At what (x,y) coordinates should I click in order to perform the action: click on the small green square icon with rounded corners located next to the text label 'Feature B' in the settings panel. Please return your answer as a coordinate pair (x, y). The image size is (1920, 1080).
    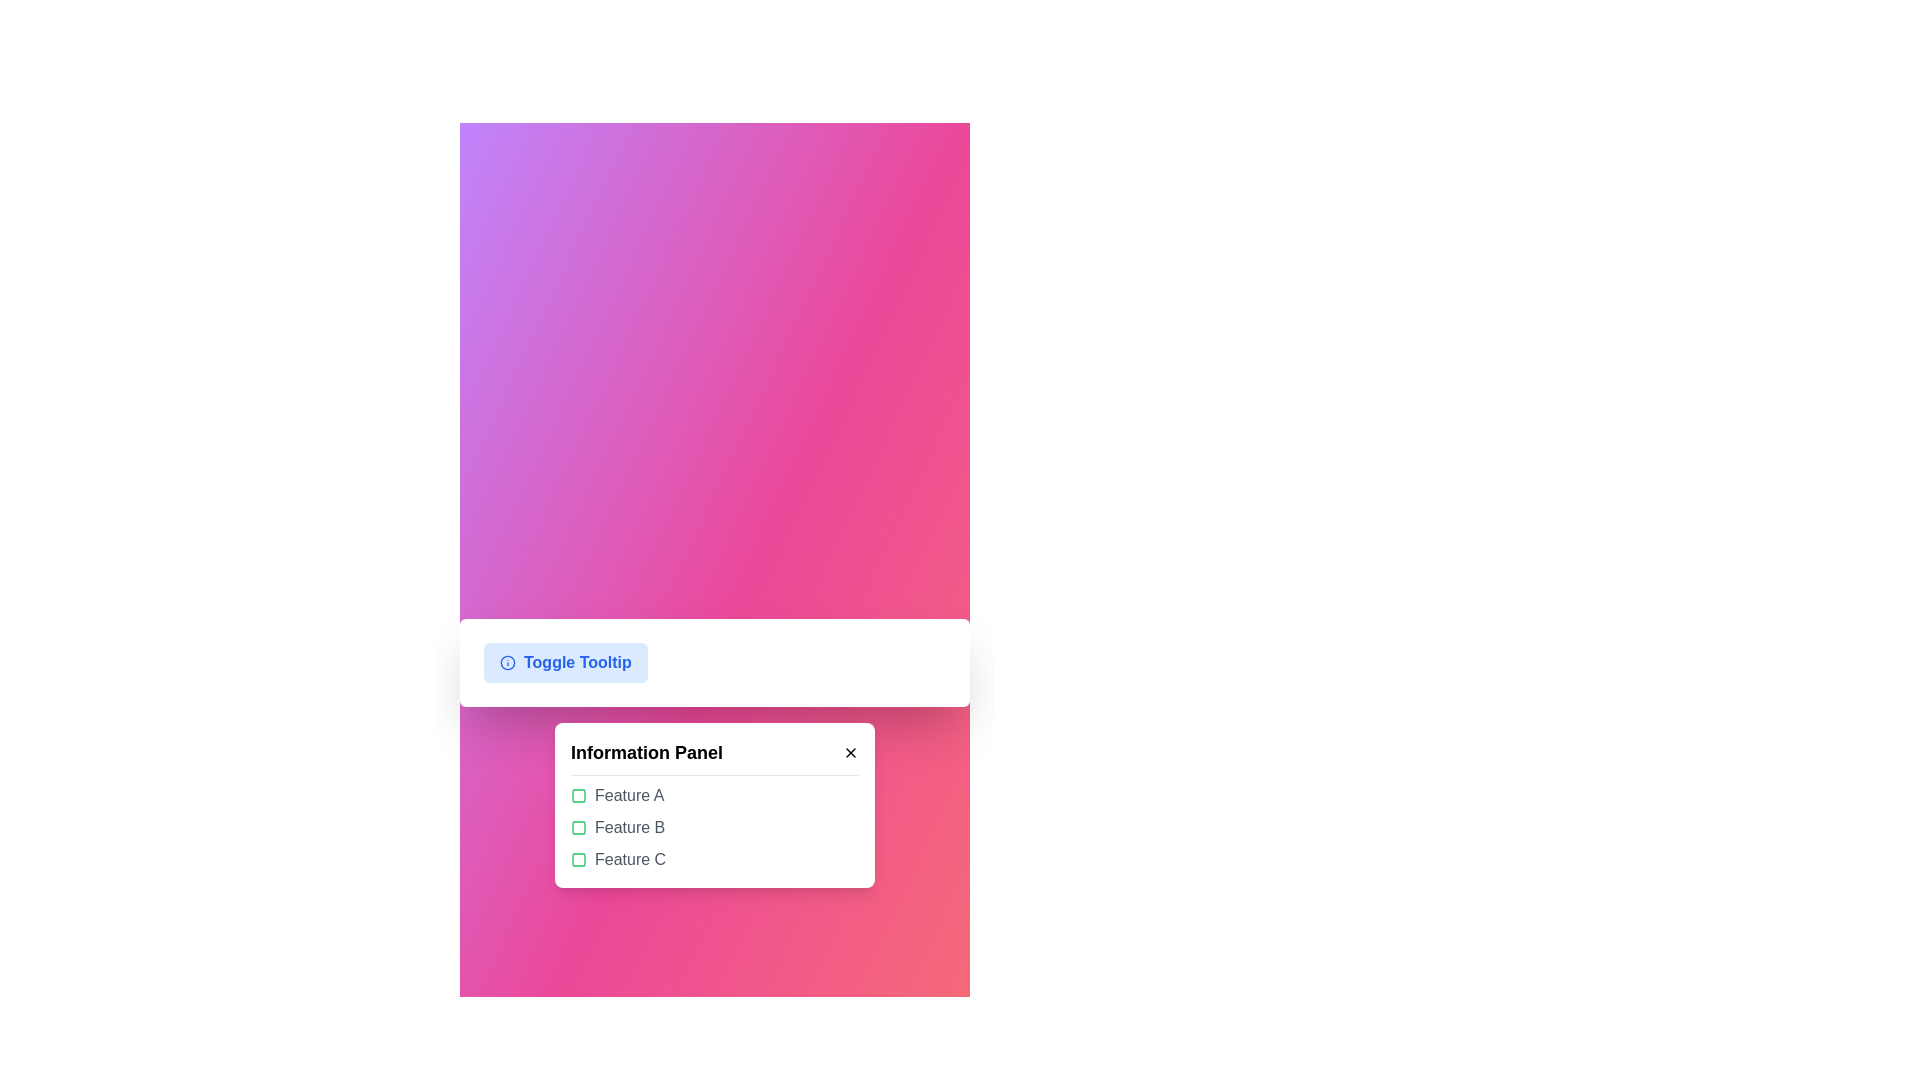
    Looking at the image, I should click on (578, 828).